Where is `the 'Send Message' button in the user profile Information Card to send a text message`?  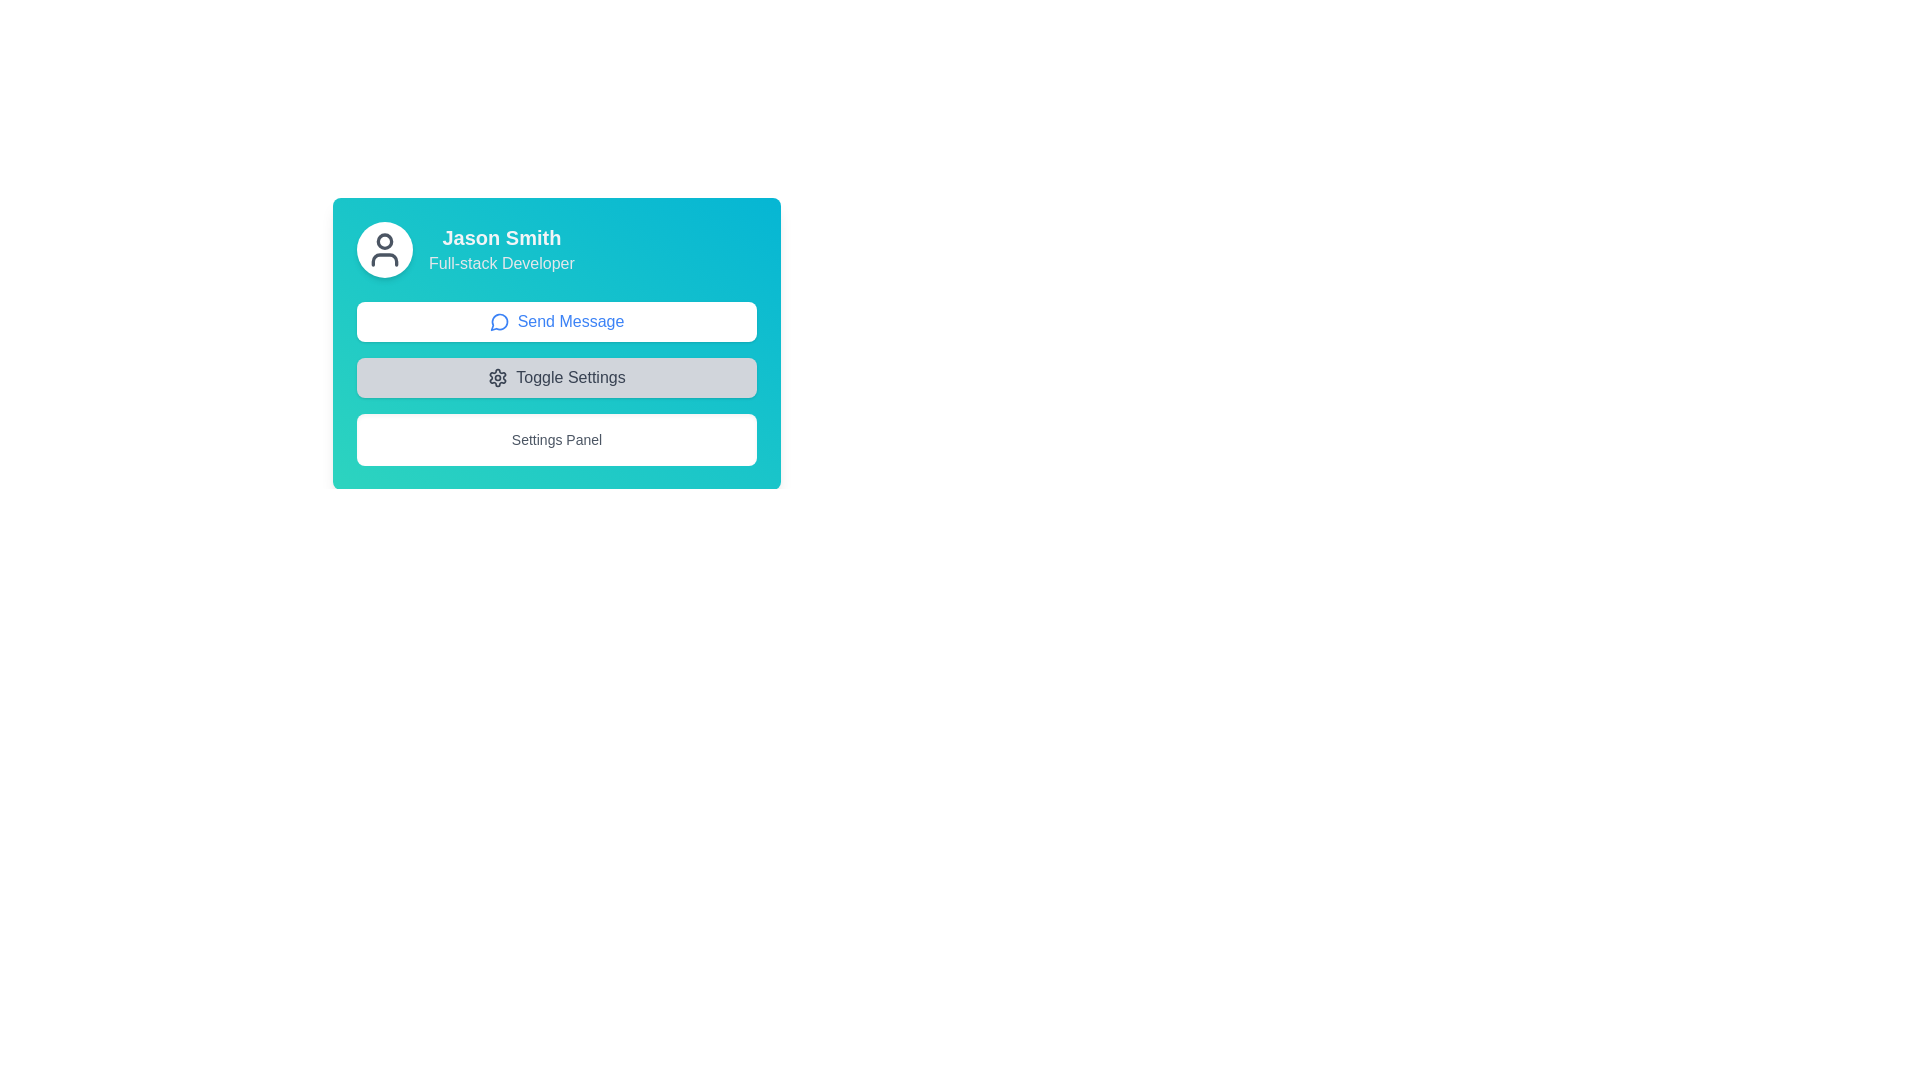 the 'Send Message' button in the user profile Information Card to send a text message is located at coordinates (556, 342).